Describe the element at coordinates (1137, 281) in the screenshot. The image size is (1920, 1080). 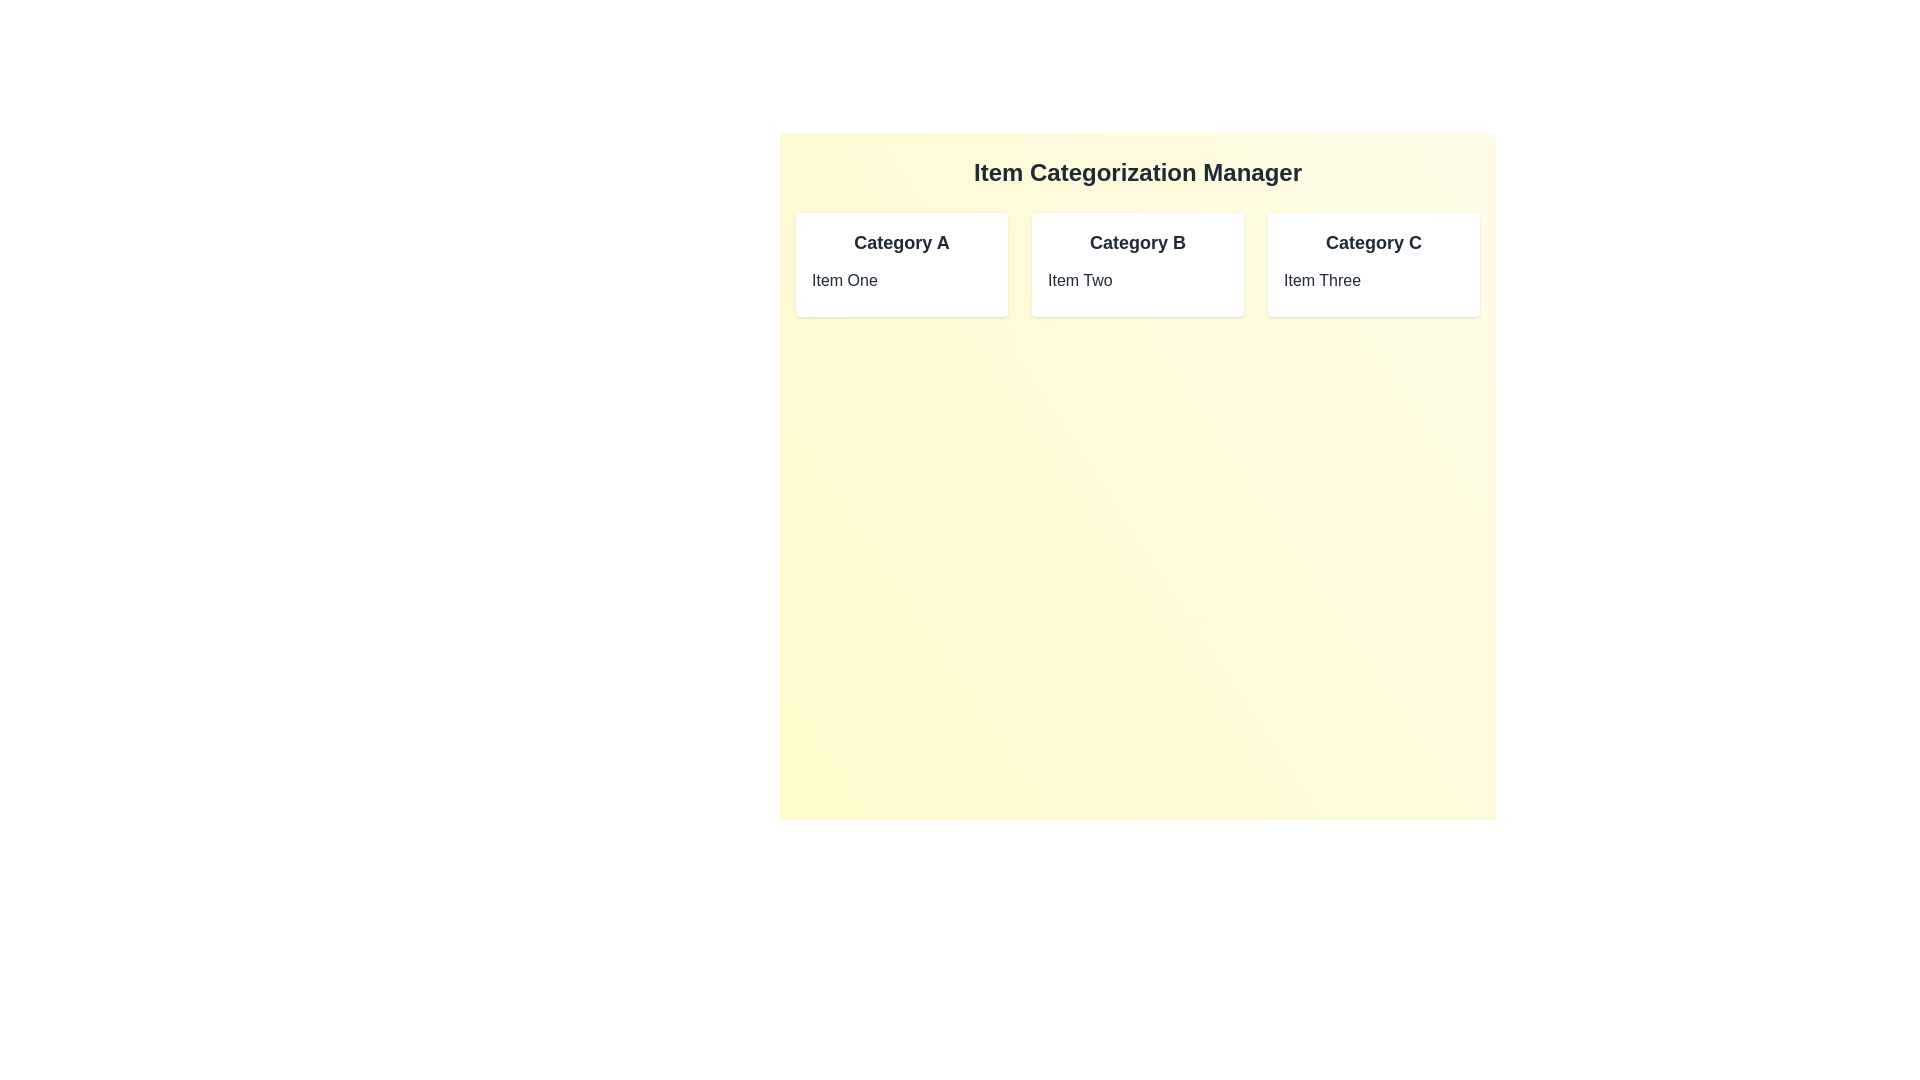
I see `the item named Item Two to select it` at that location.